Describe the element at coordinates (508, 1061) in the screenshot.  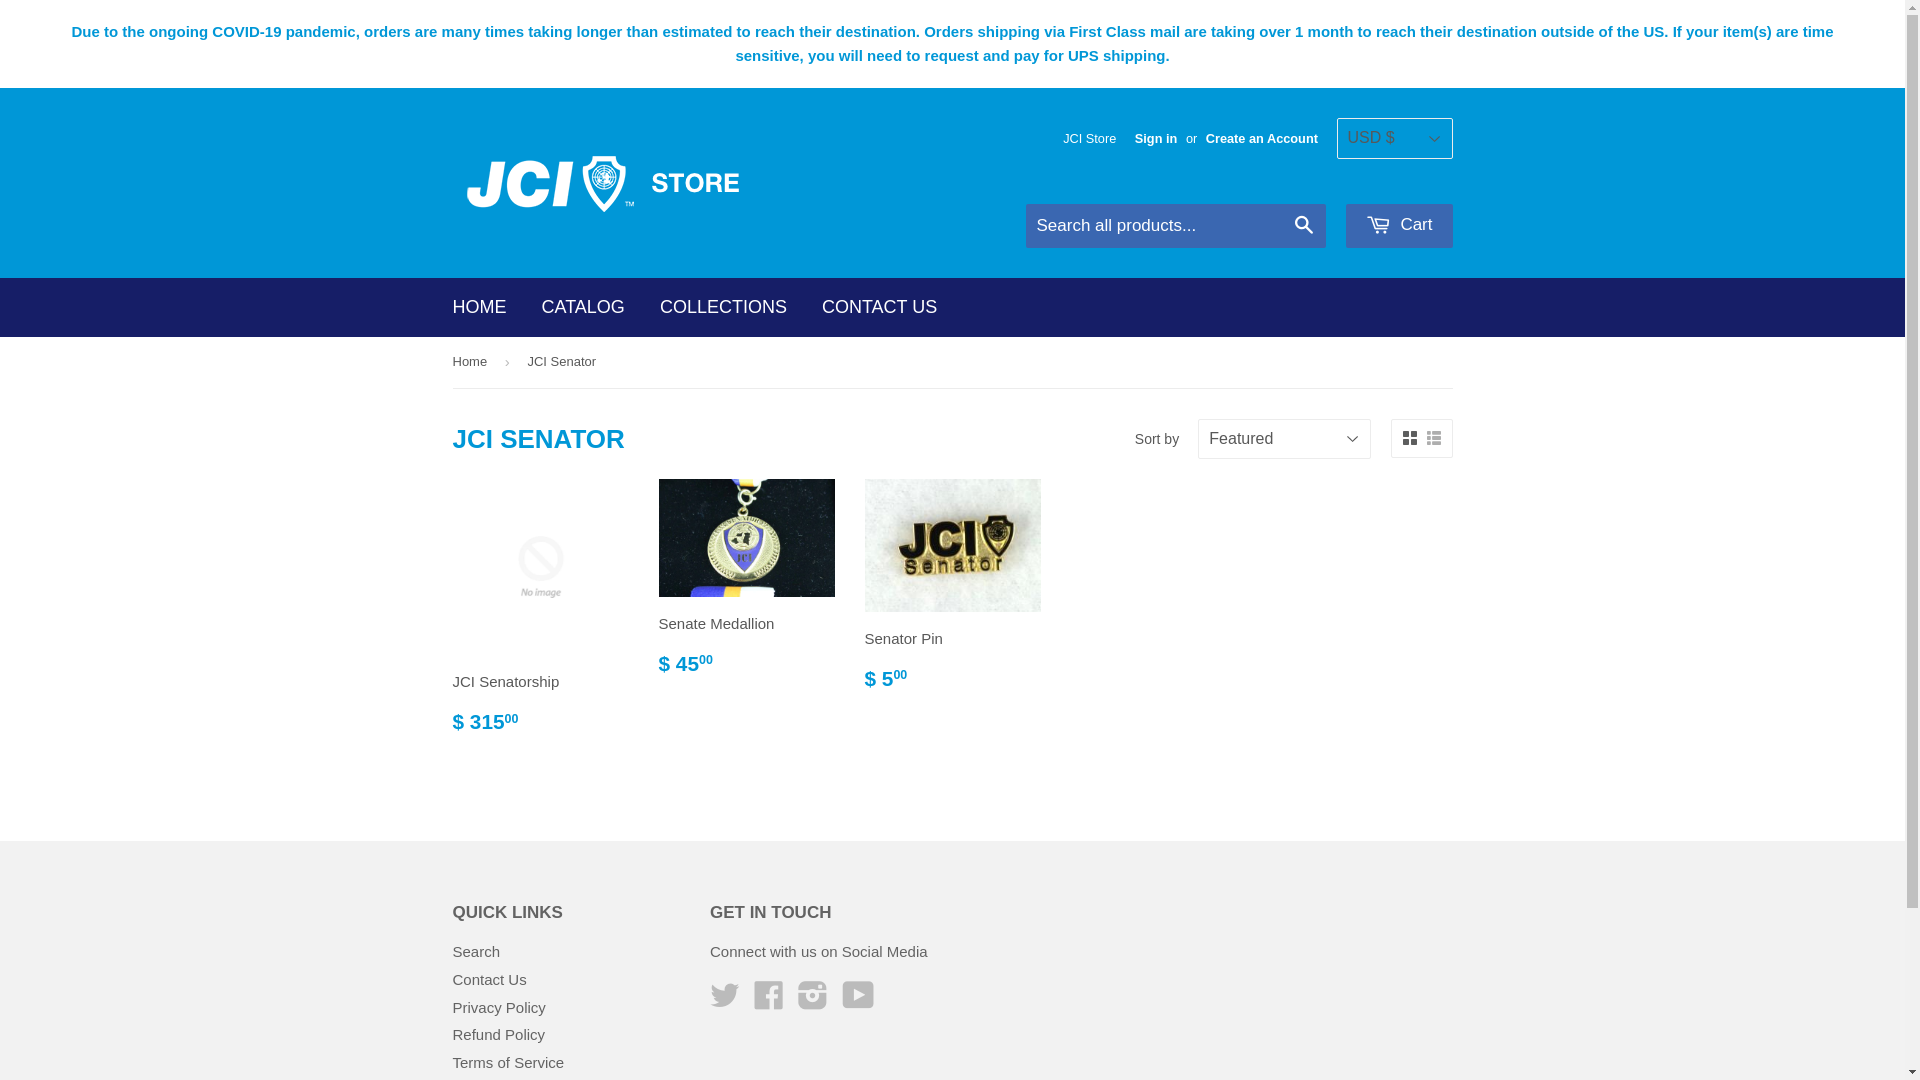
I see `'Terms of Service'` at that location.